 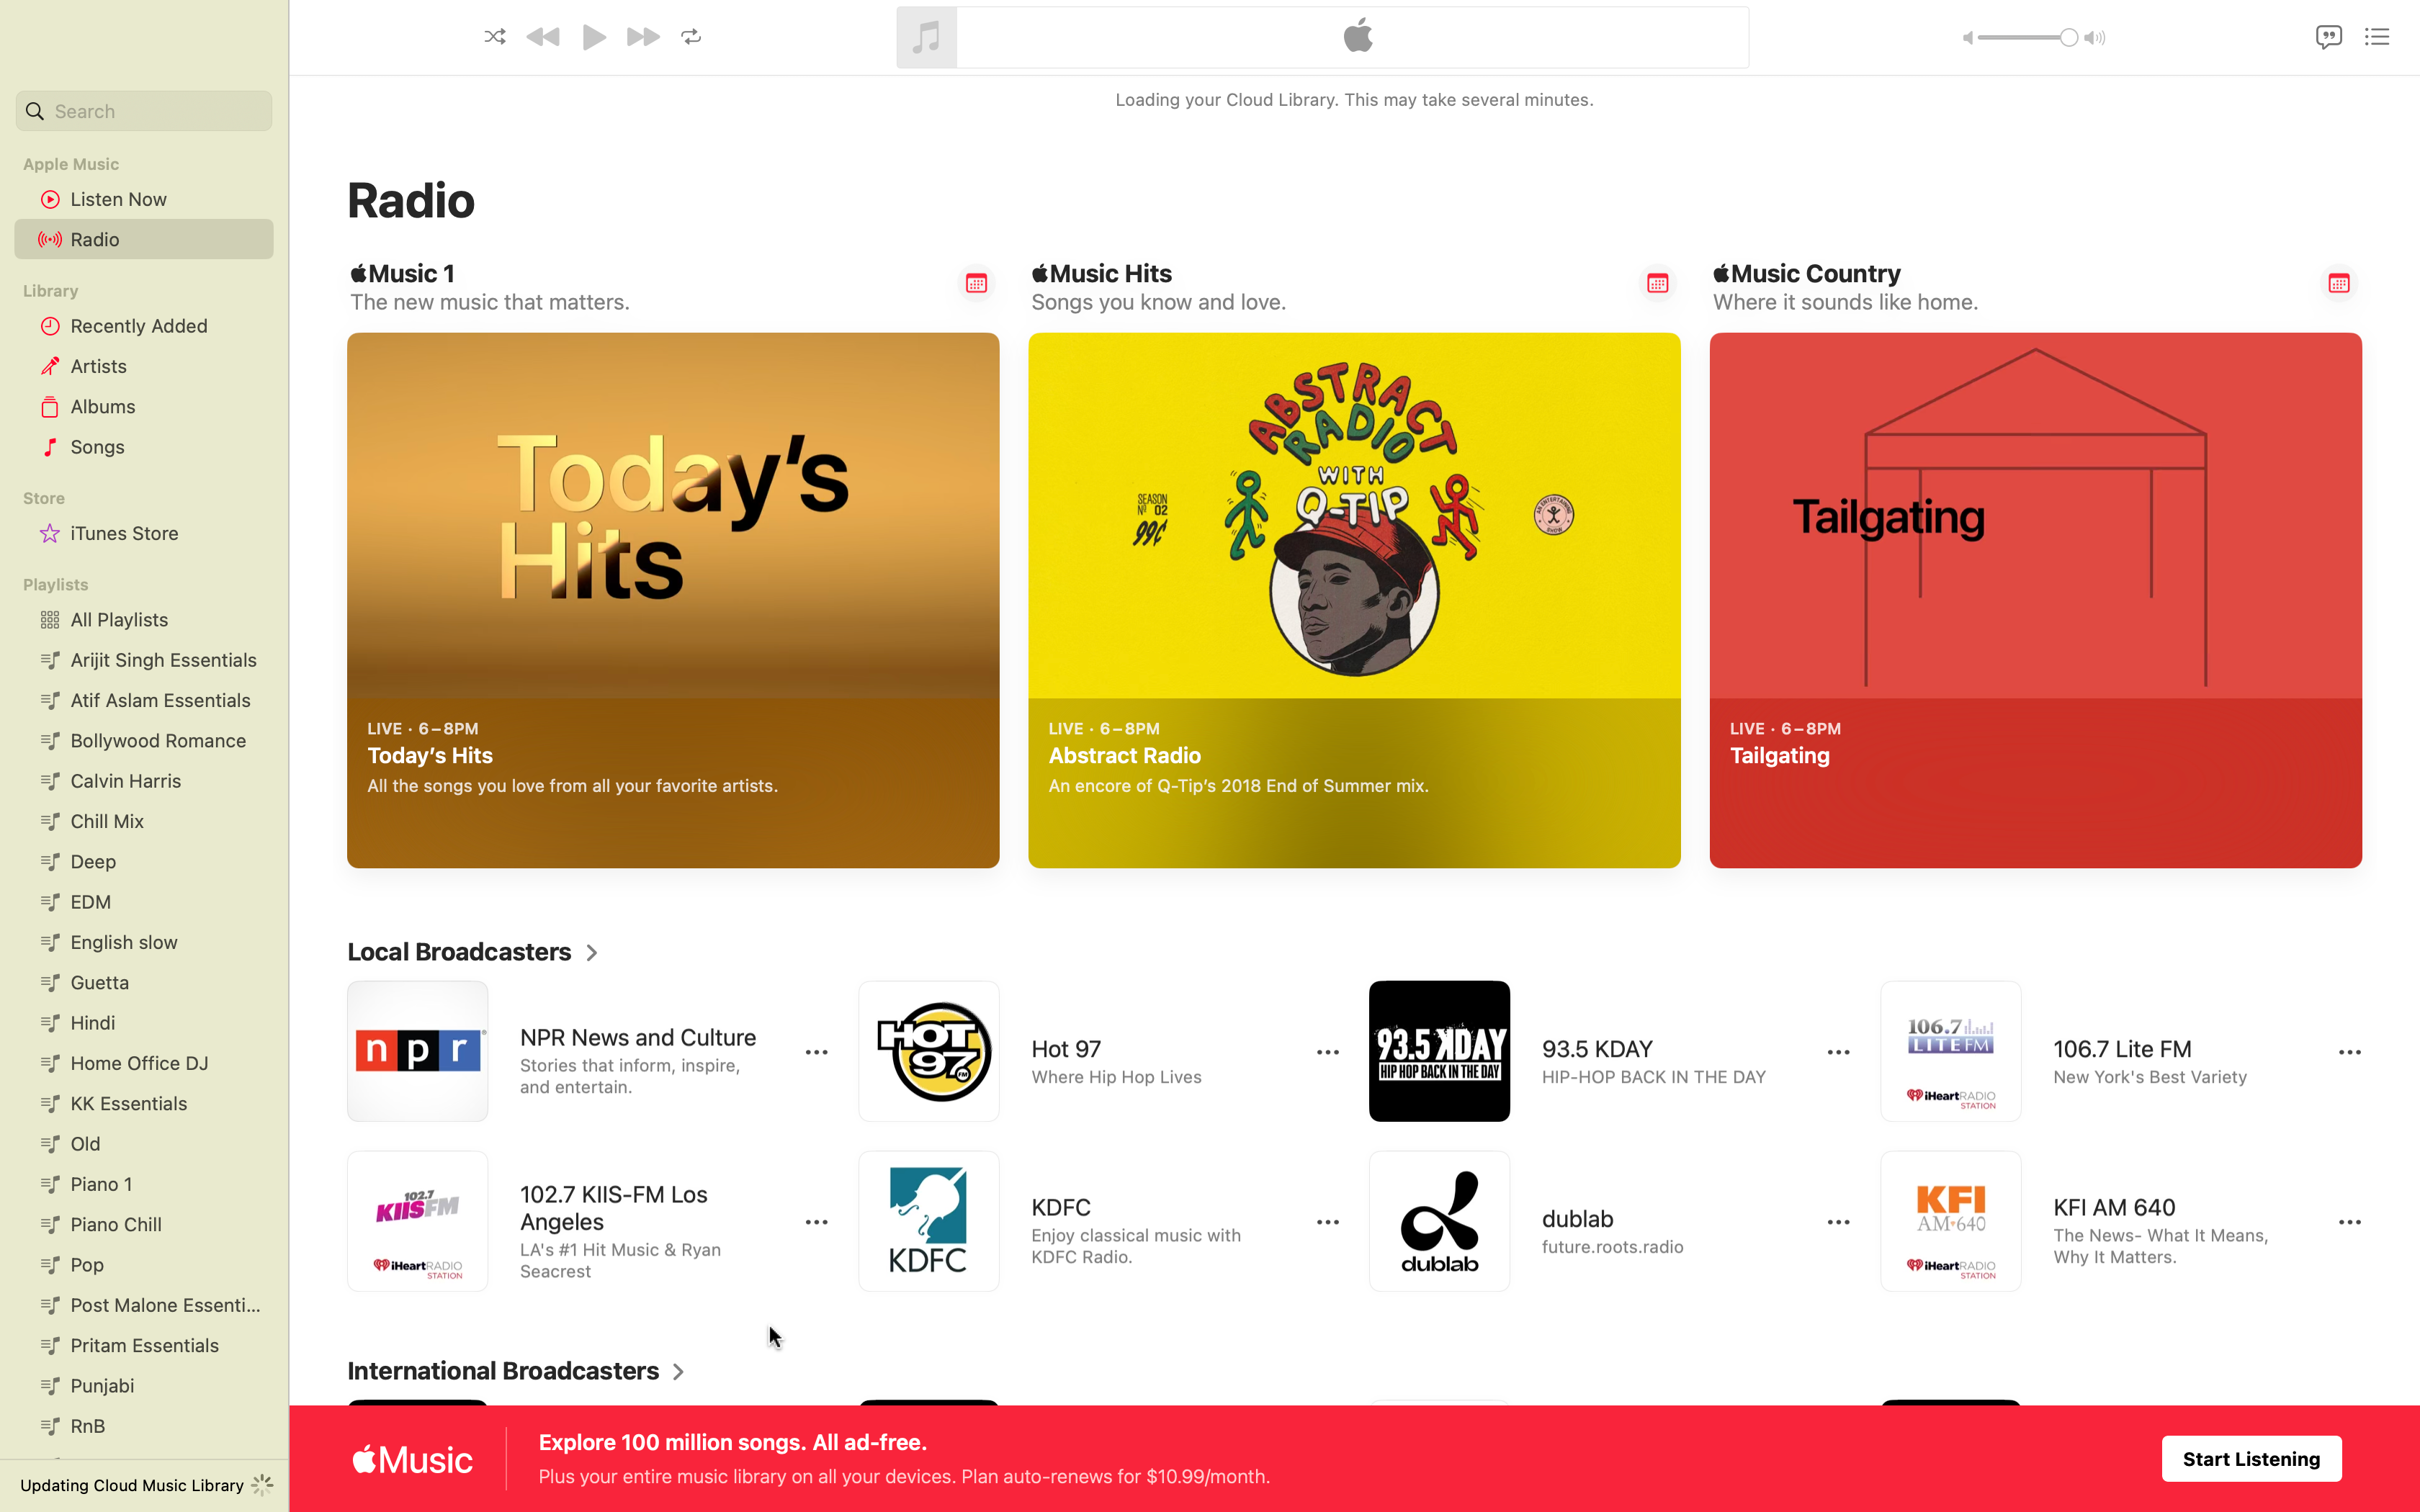 What do you see at coordinates (1590, 1051) in the screenshot?
I see `Tune into 93.5 KDAY` at bounding box center [1590, 1051].